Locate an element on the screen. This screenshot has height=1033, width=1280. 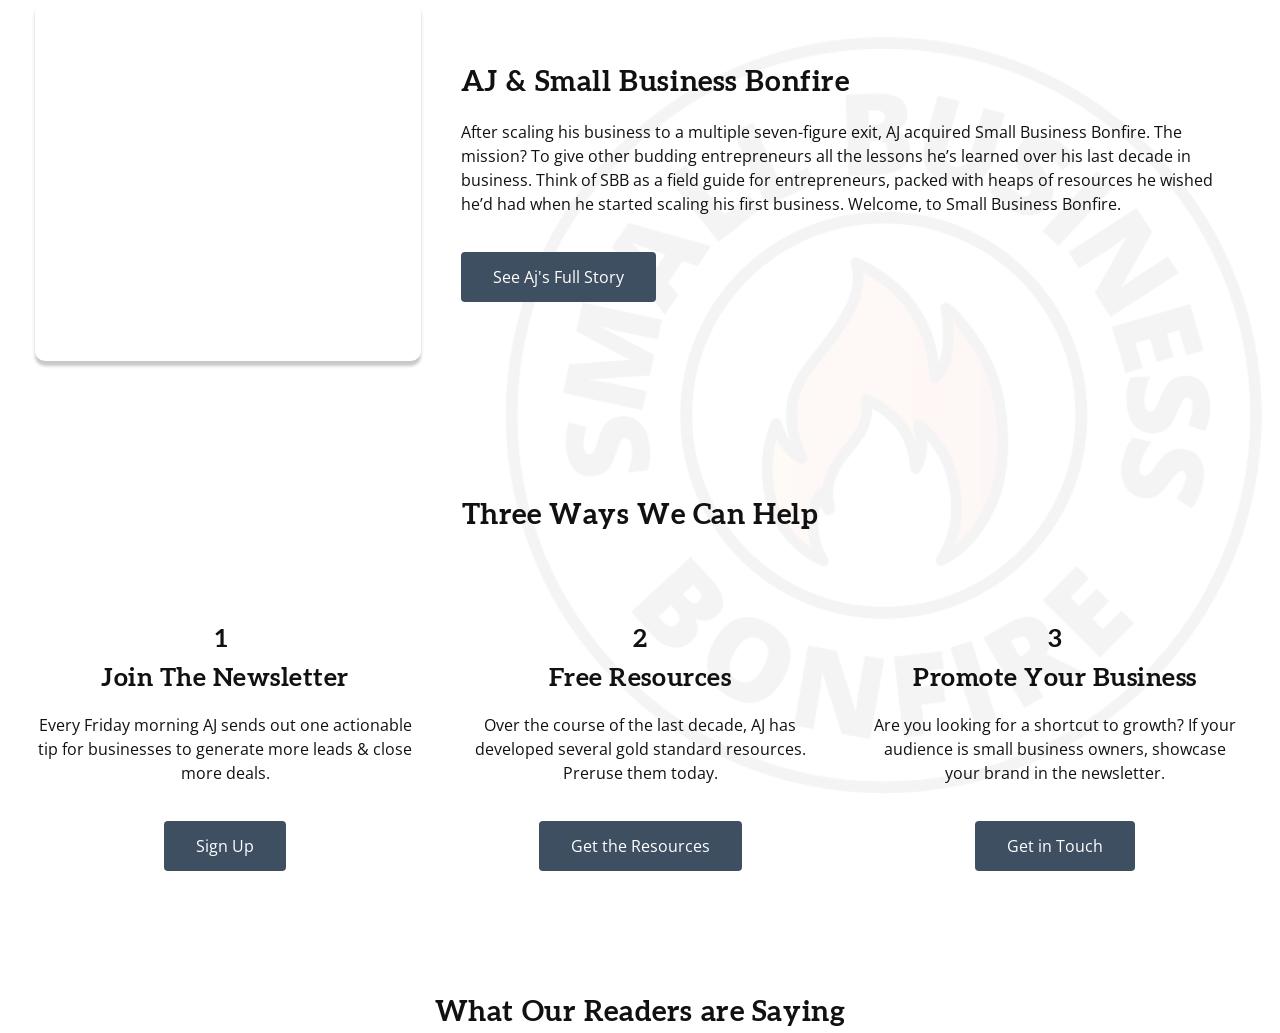
'After scaling his business to a multiple seven-figure exit, AJ acquired Small Business Bonfire. The mission? To give other budding entrepreneurs all the lessons he’s learned over his last decade in business. Think of SBB as a field guide for entrepreneurs, packed with heaps of resources he wished he’d had when he started scaling his first business. Welcome, to Small Business Bonfire.' is located at coordinates (835, 167).